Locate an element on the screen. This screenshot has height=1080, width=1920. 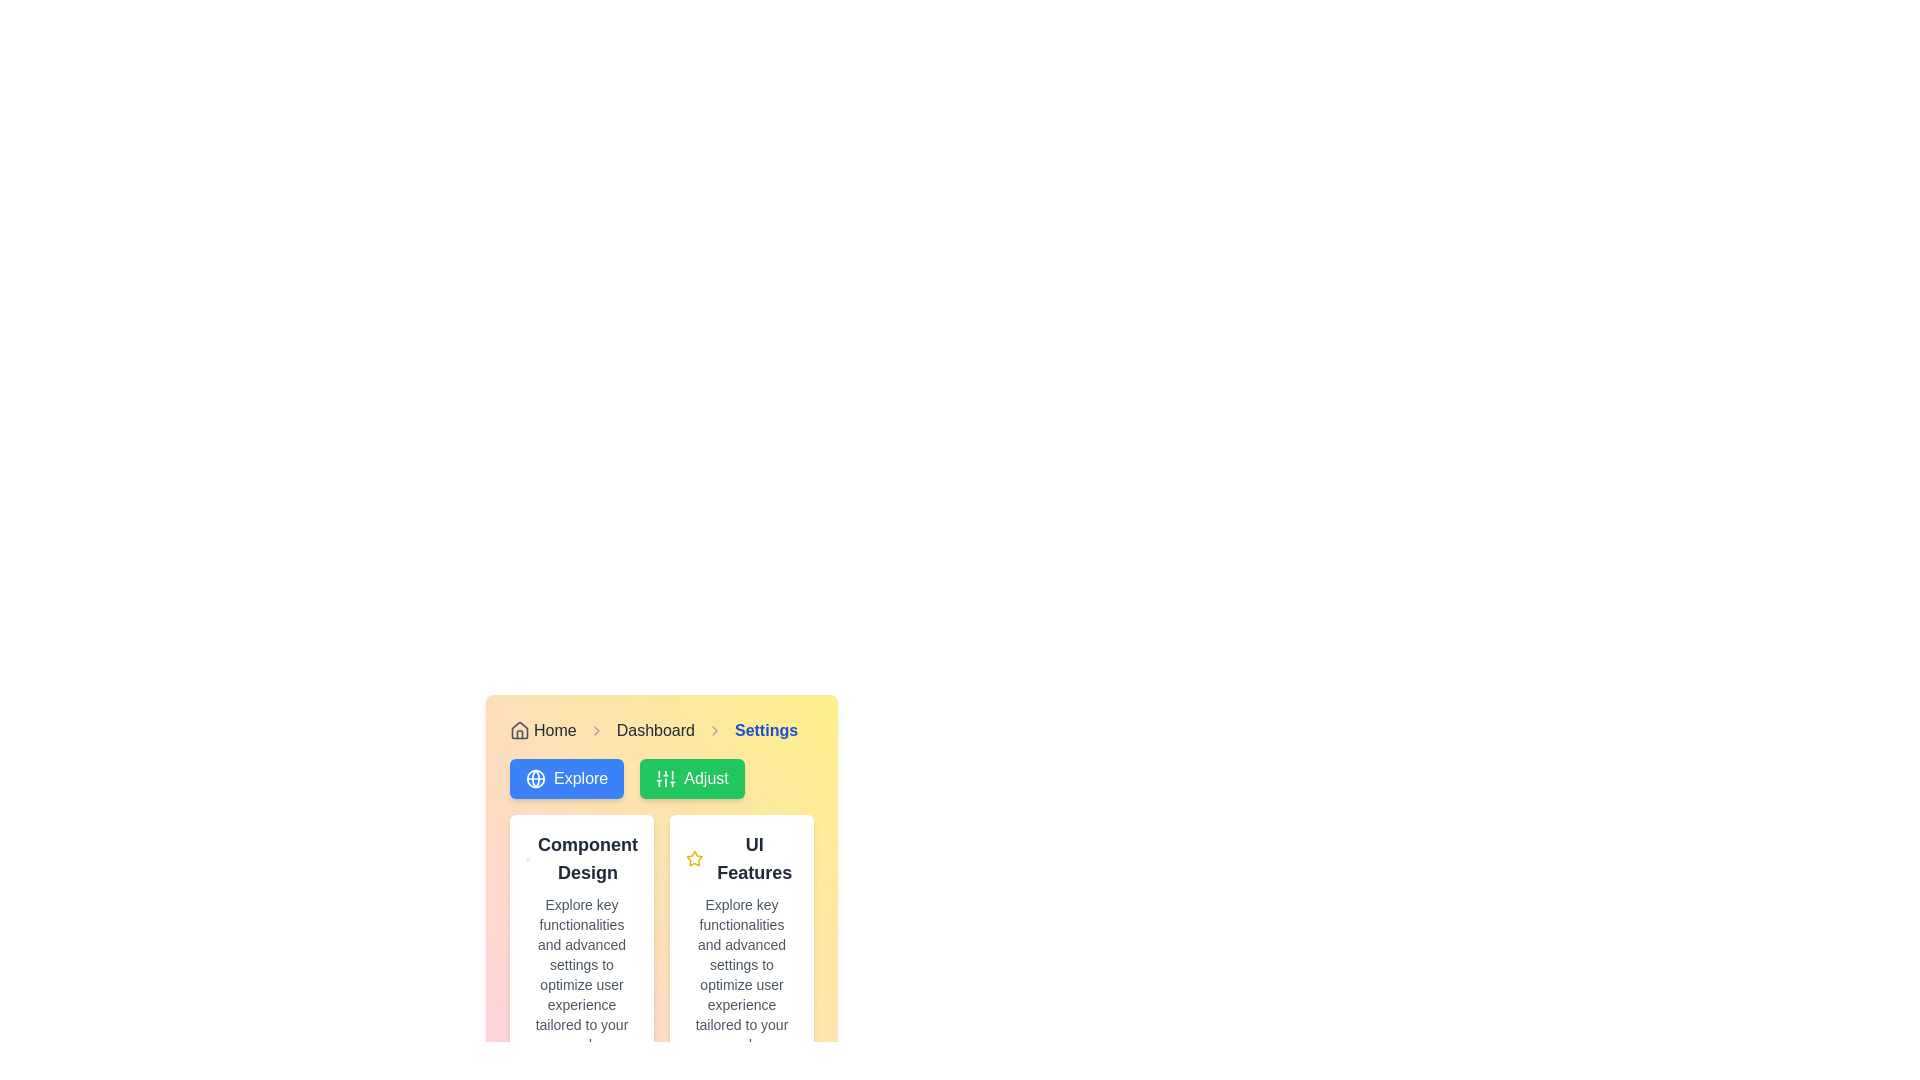
the 'Component Design' text label in the first card, which is styled in a large, bold dark gray font and located at the top of the card next to a yellow star icon is located at coordinates (580, 858).